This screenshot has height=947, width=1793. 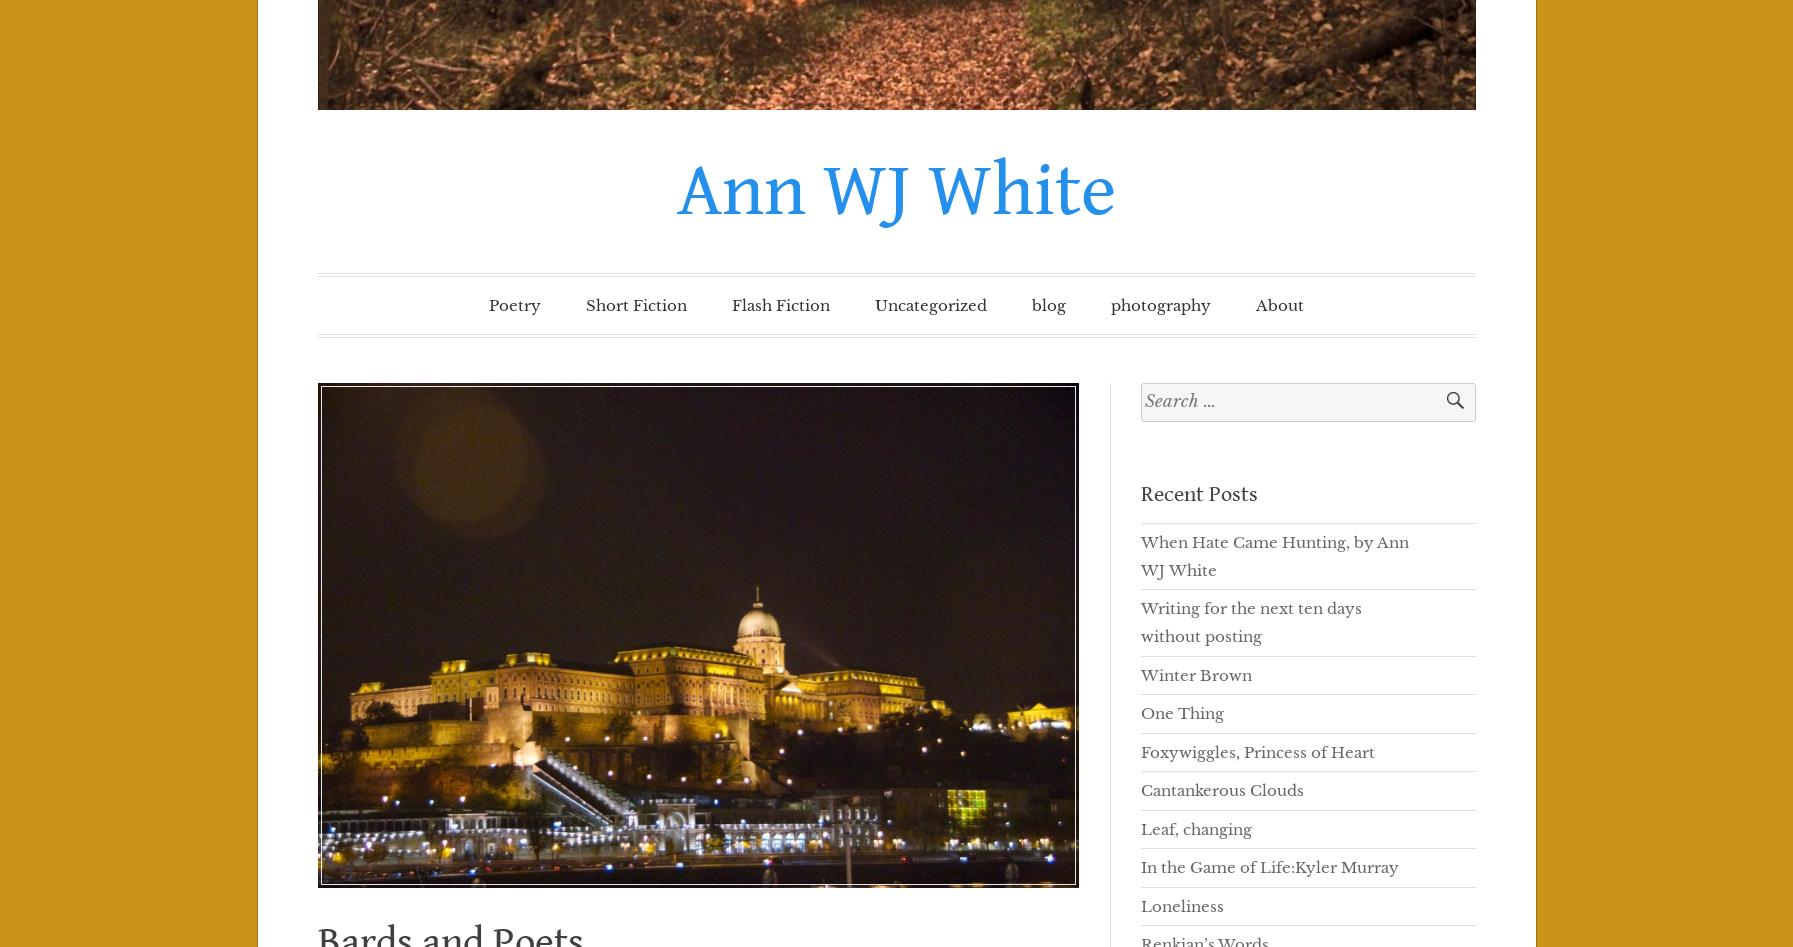 What do you see at coordinates (895, 190) in the screenshot?
I see `'Ann WJ White'` at bounding box center [895, 190].